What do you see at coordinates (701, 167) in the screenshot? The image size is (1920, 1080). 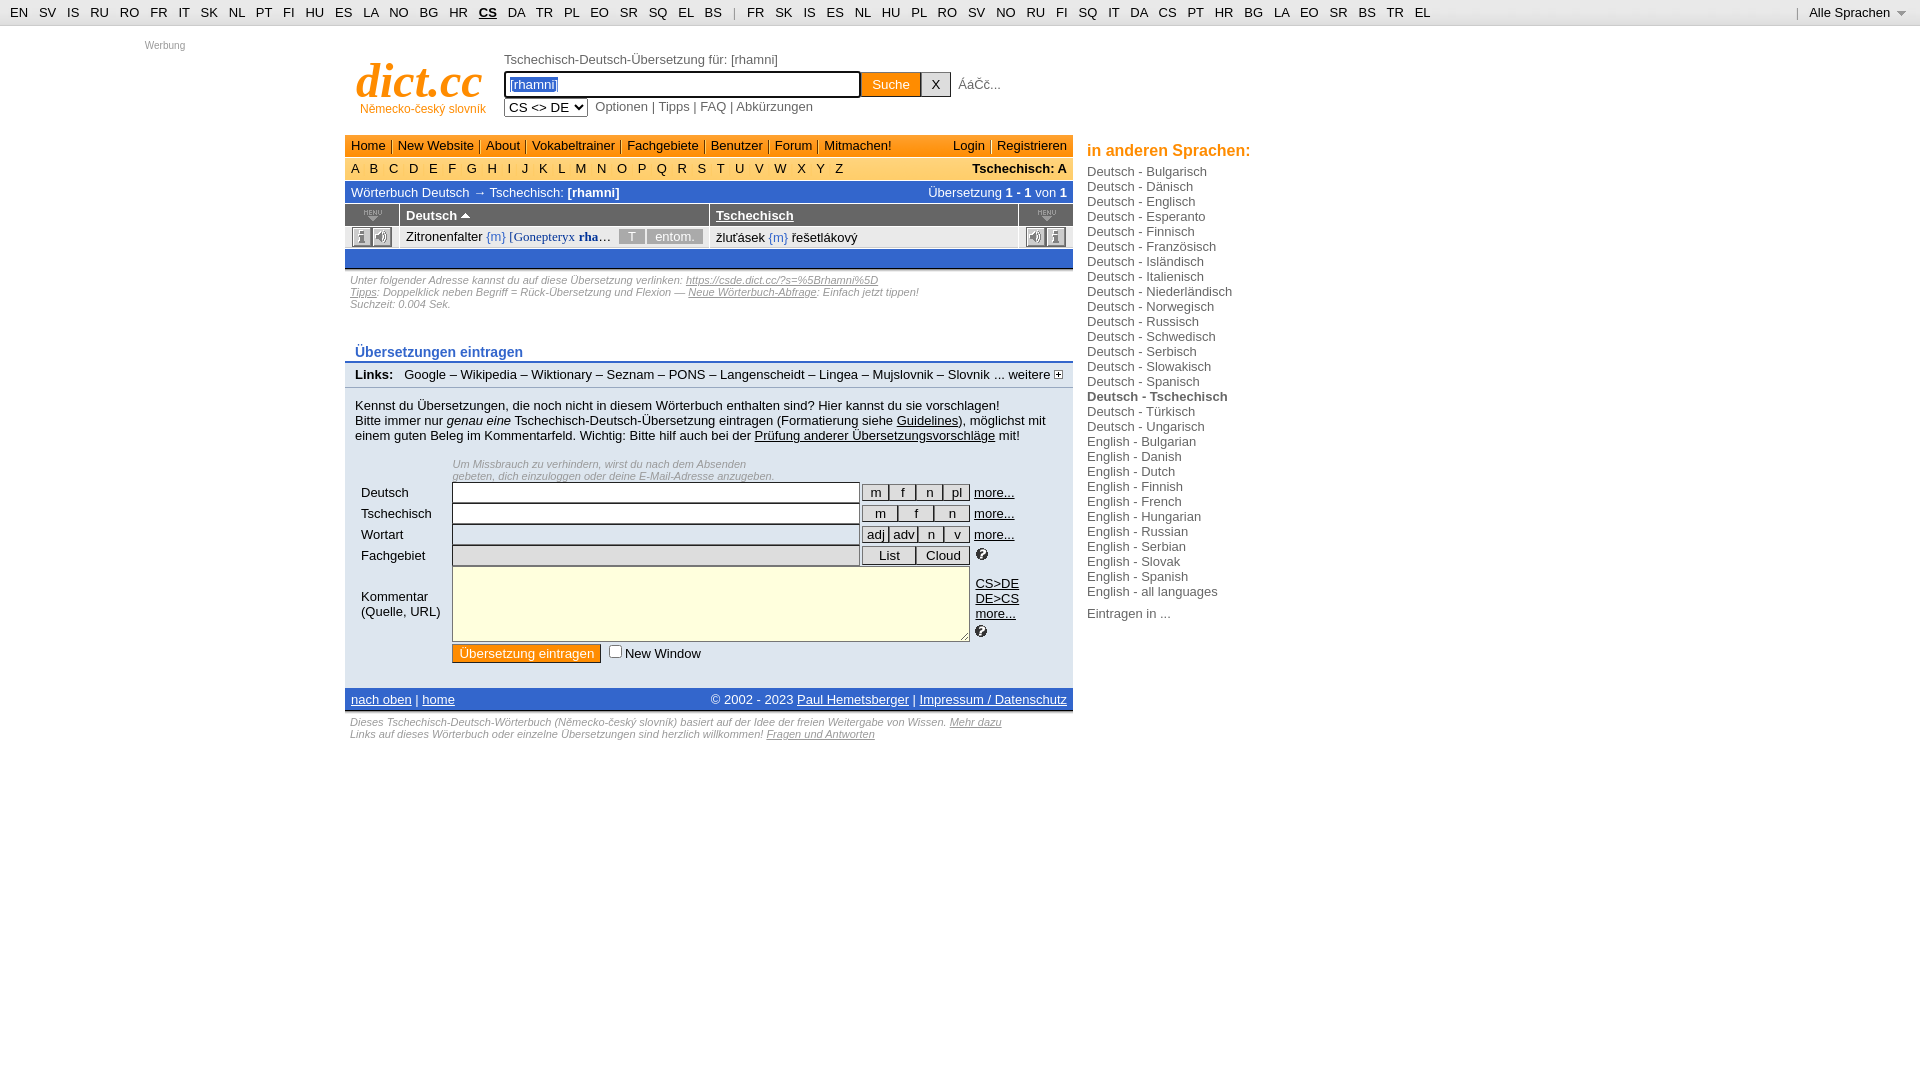 I see `'S'` at bounding box center [701, 167].